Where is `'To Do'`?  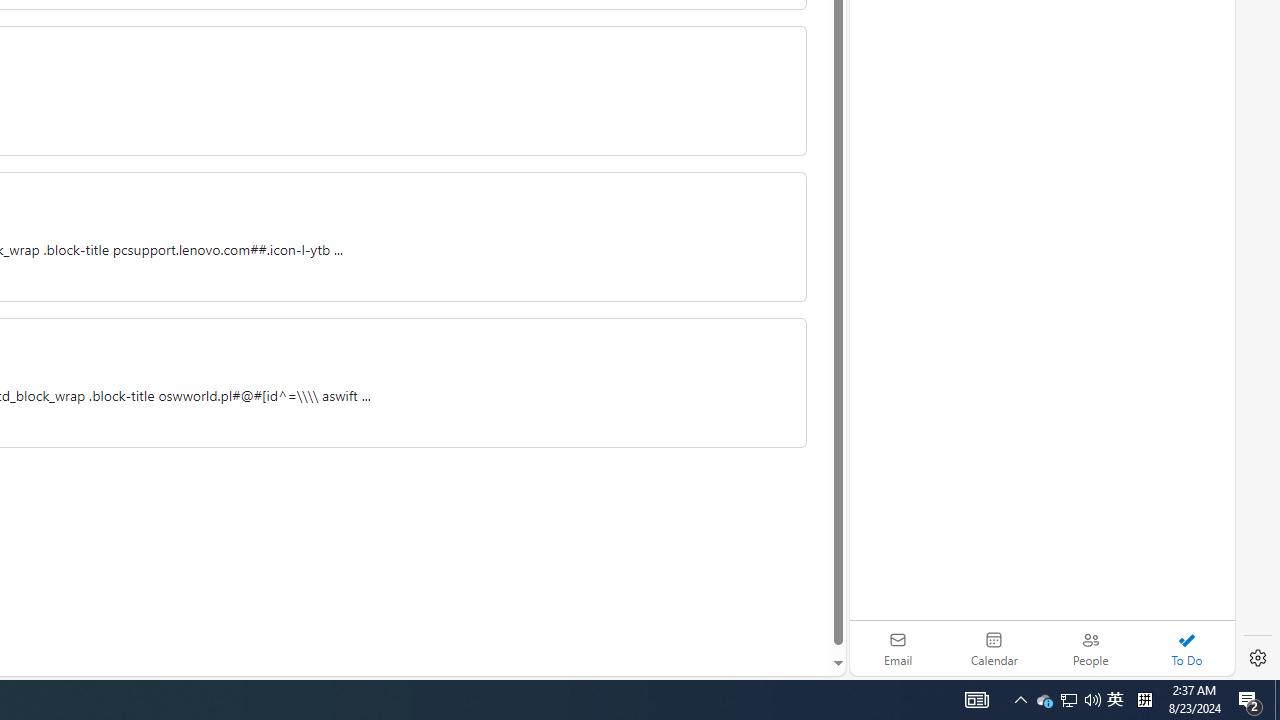 'To Do' is located at coordinates (1186, 648).